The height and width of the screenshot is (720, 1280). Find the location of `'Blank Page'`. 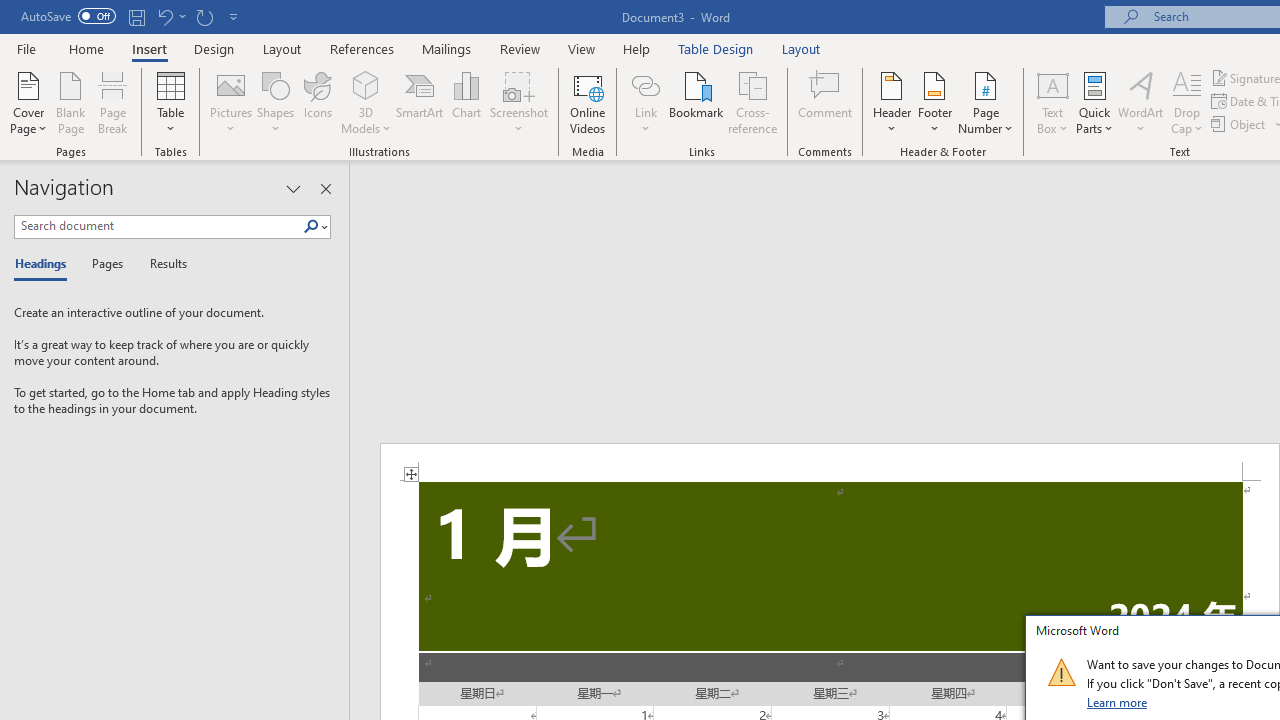

'Blank Page' is located at coordinates (71, 103).